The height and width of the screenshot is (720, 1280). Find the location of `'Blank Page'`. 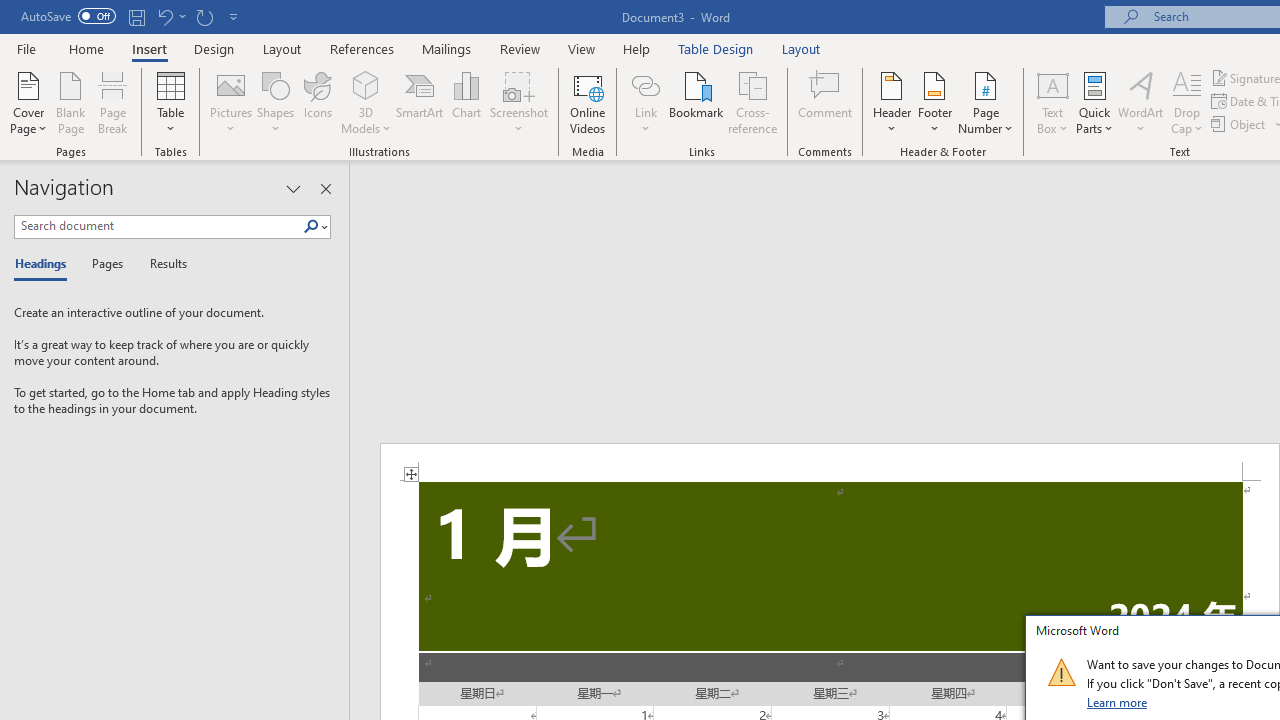

'Blank Page' is located at coordinates (71, 103).